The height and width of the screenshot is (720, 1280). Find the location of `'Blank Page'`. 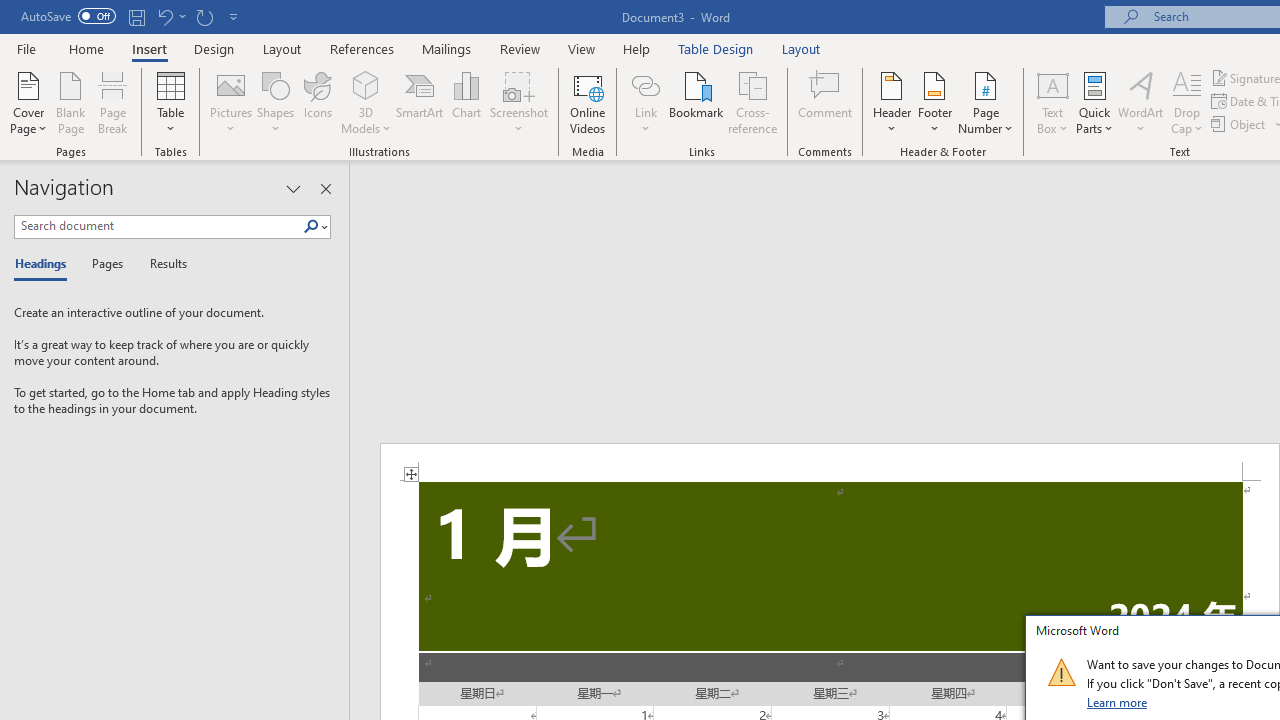

'Blank Page' is located at coordinates (71, 103).